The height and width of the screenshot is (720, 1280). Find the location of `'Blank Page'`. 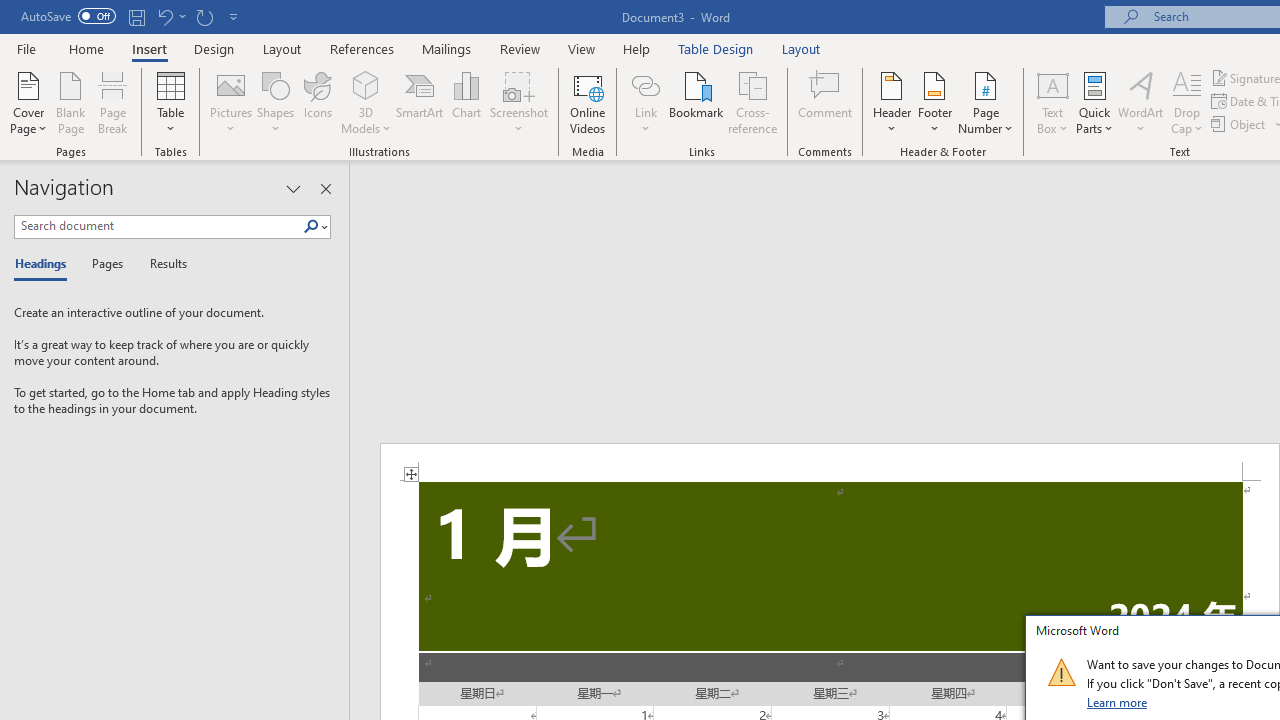

'Blank Page' is located at coordinates (71, 103).